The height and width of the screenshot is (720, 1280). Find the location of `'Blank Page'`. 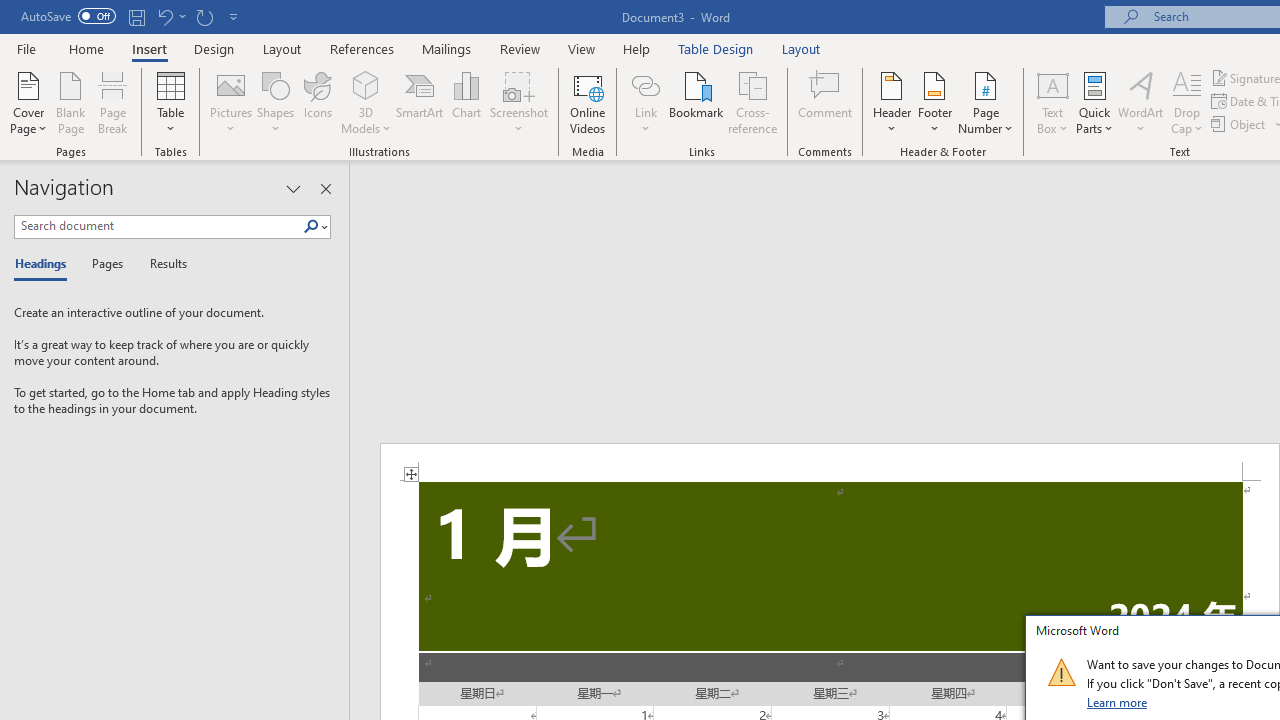

'Blank Page' is located at coordinates (71, 103).